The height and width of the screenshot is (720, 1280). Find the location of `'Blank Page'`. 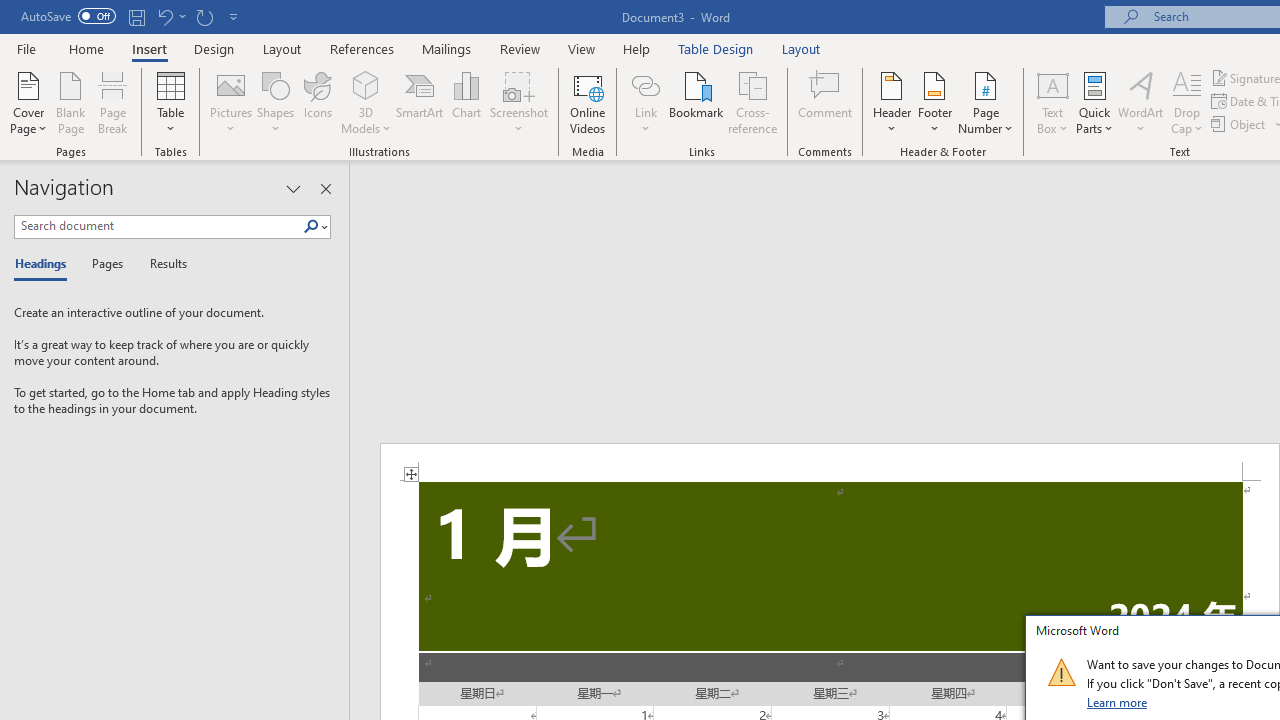

'Blank Page' is located at coordinates (71, 103).